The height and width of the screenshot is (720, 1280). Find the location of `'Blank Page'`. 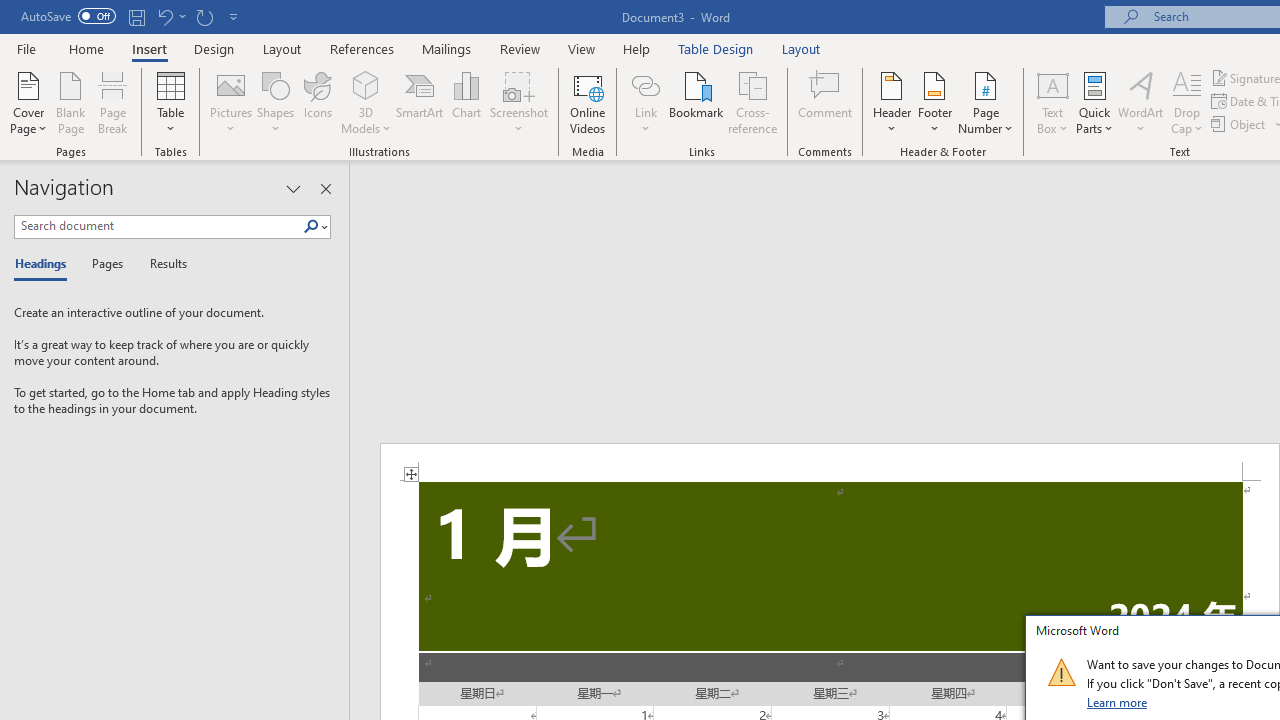

'Blank Page' is located at coordinates (71, 103).